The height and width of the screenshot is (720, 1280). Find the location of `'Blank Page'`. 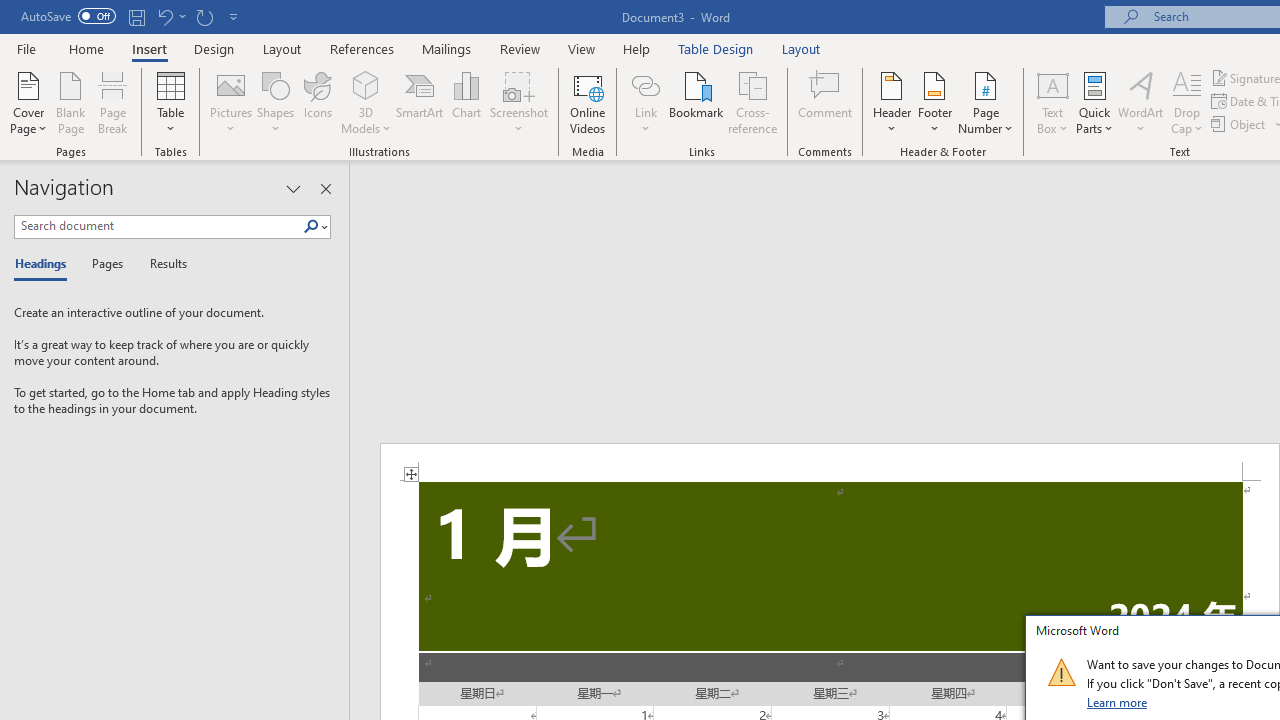

'Blank Page' is located at coordinates (71, 103).